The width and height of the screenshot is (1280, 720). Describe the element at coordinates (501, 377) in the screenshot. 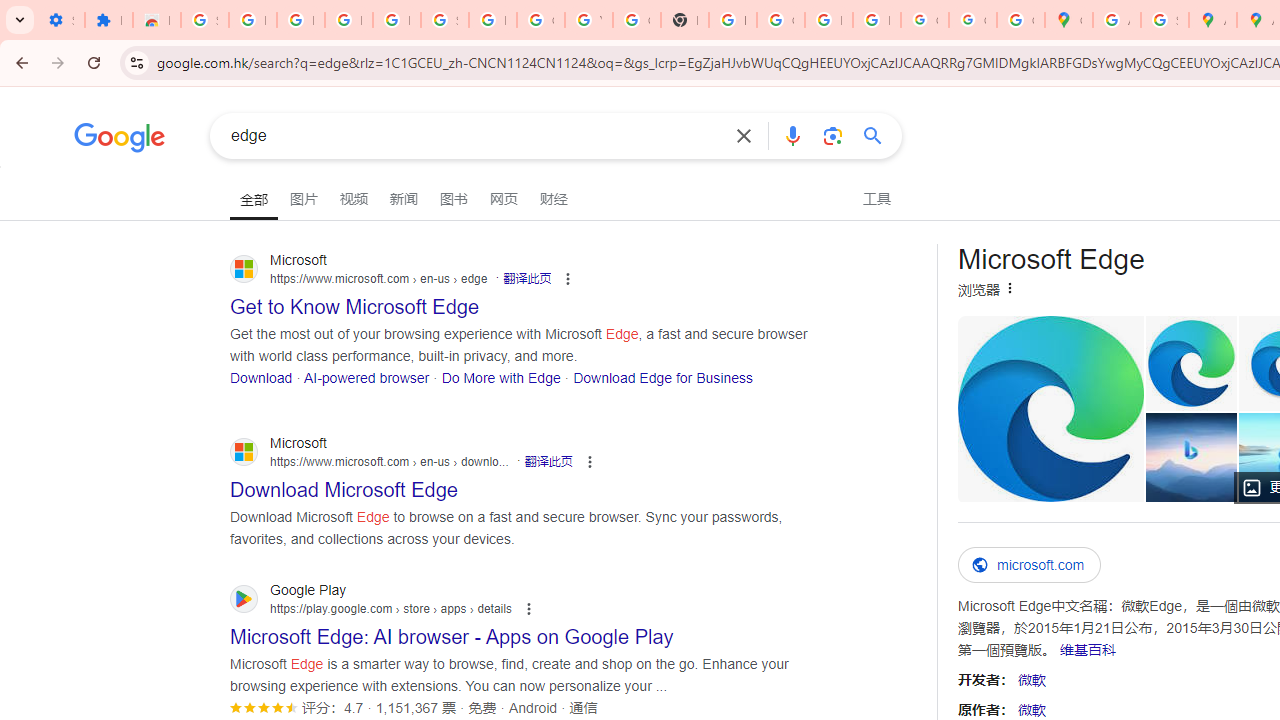

I see `'Do More with Edge'` at that location.